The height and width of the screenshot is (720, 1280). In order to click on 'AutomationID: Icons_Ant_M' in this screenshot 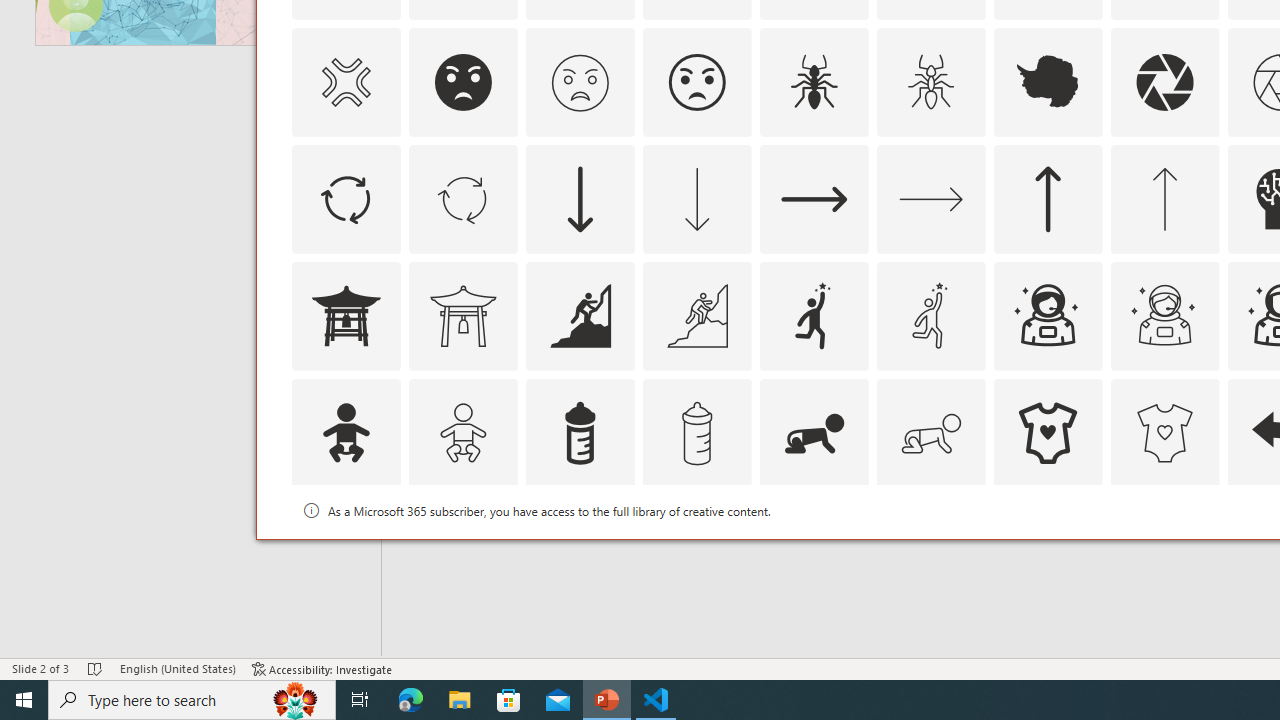, I will do `click(929, 81)`.